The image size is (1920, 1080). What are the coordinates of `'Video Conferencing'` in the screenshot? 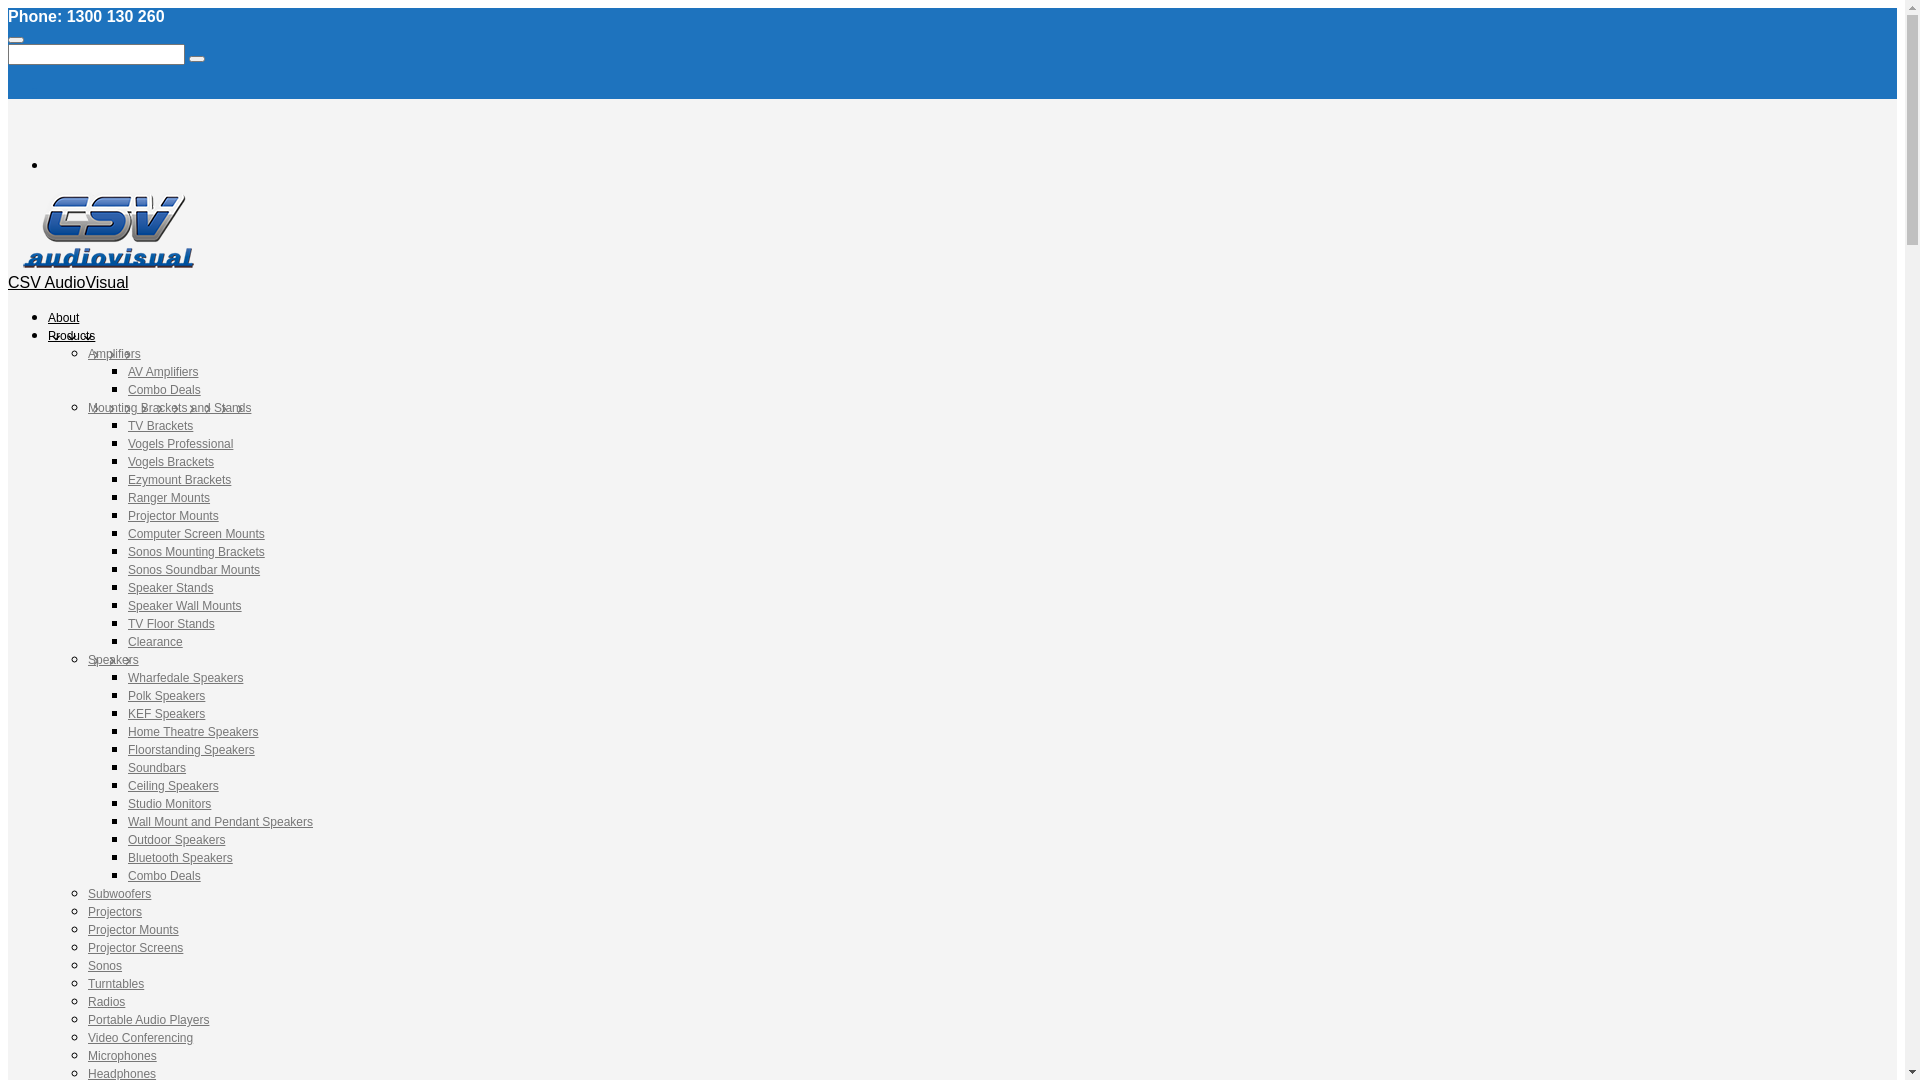 It's located at (139, 1036).